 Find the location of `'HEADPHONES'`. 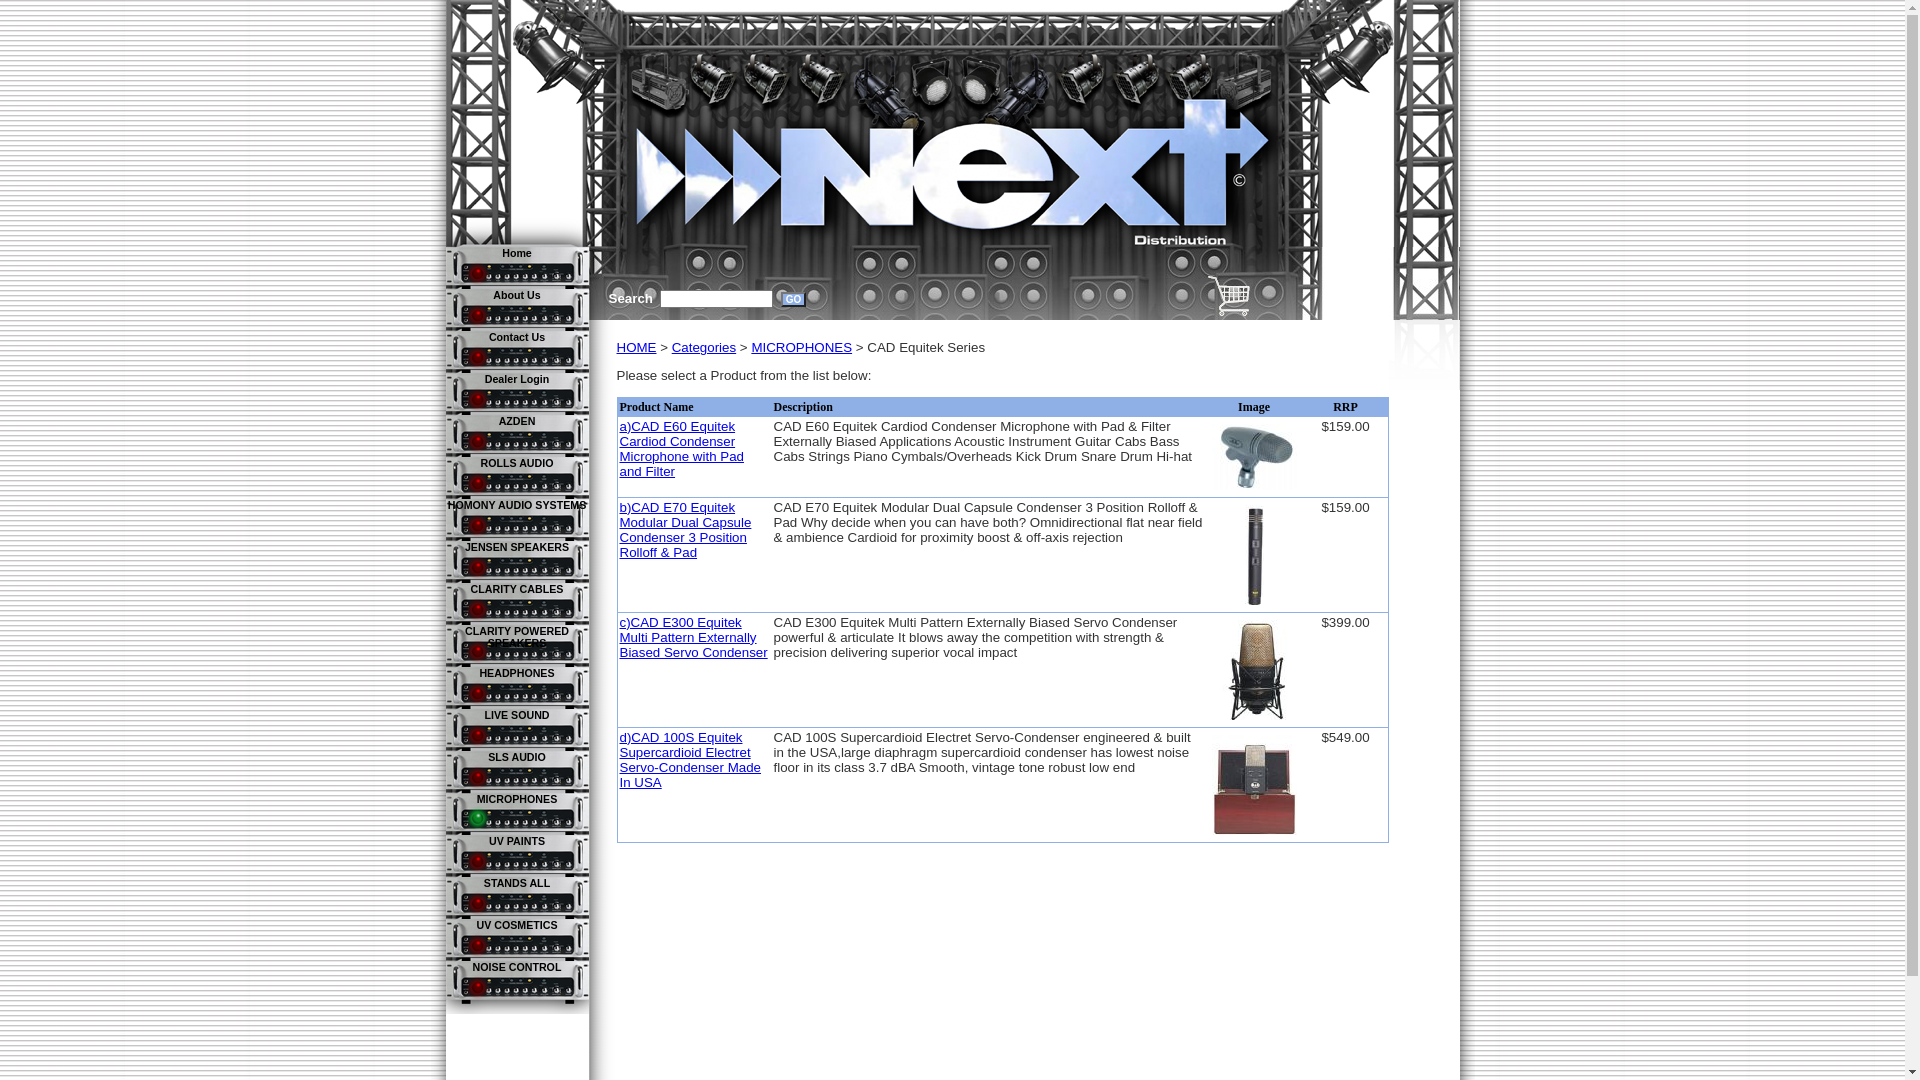

'HEADPHONES' is located at coordinates (478, 672).